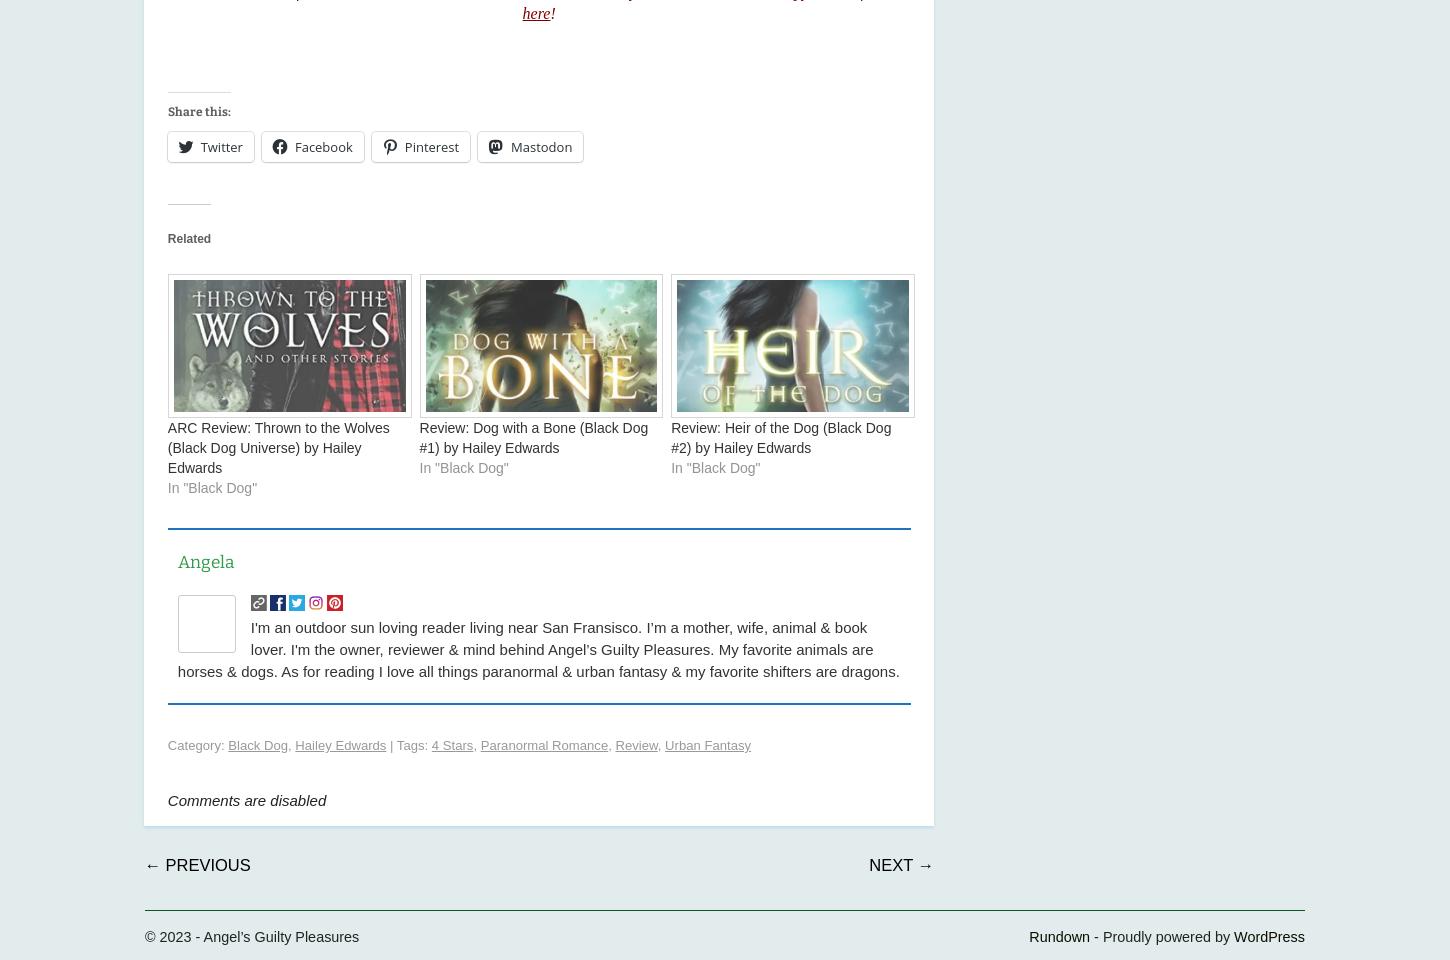 The height and width of the screenshot is (960, 1450). I want to click on 'Review', so click(634, 744).